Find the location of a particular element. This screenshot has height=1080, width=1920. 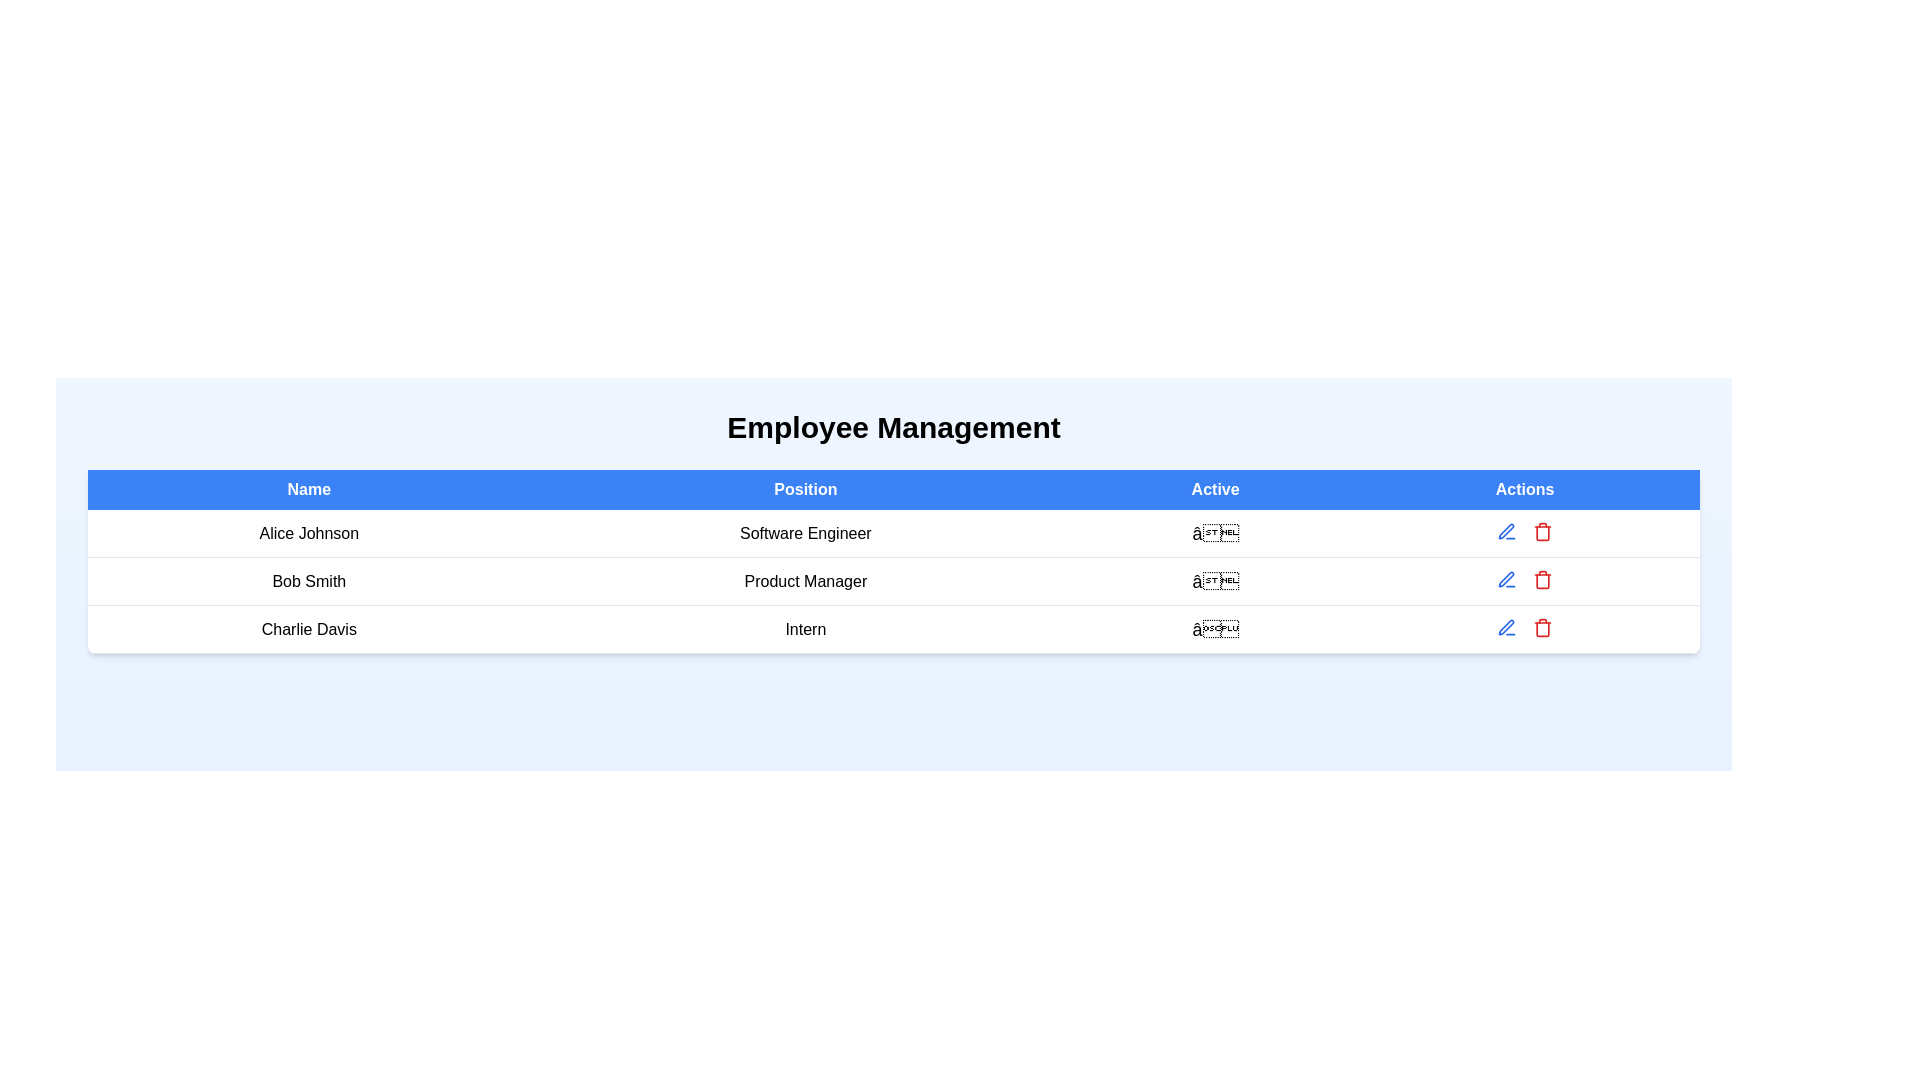

'Edit' button for the employee identified by Charlie Davis is located at coordinates (1507, 627).